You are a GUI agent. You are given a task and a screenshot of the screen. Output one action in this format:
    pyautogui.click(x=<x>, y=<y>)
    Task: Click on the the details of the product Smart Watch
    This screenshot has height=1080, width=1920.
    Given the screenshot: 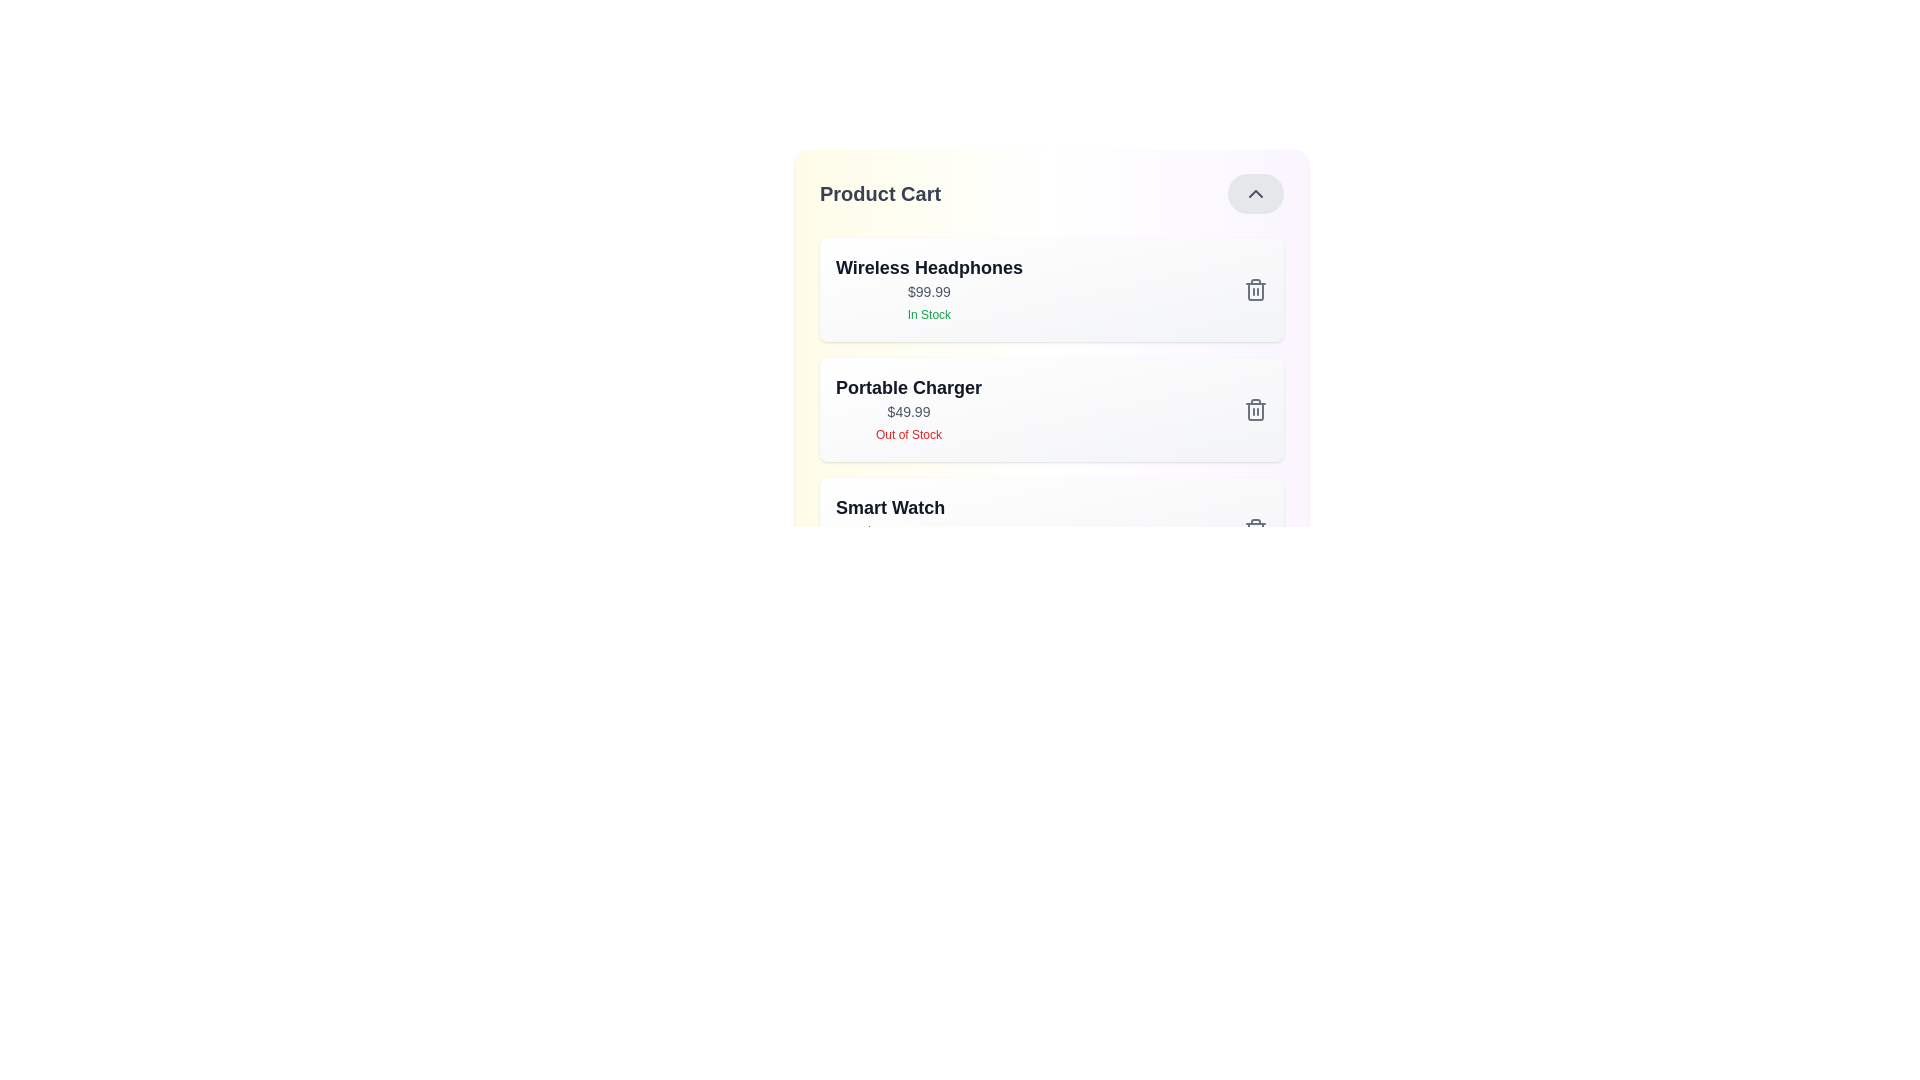 What is the action you would take?
    pyautogui.click(x=889, y=528)
    